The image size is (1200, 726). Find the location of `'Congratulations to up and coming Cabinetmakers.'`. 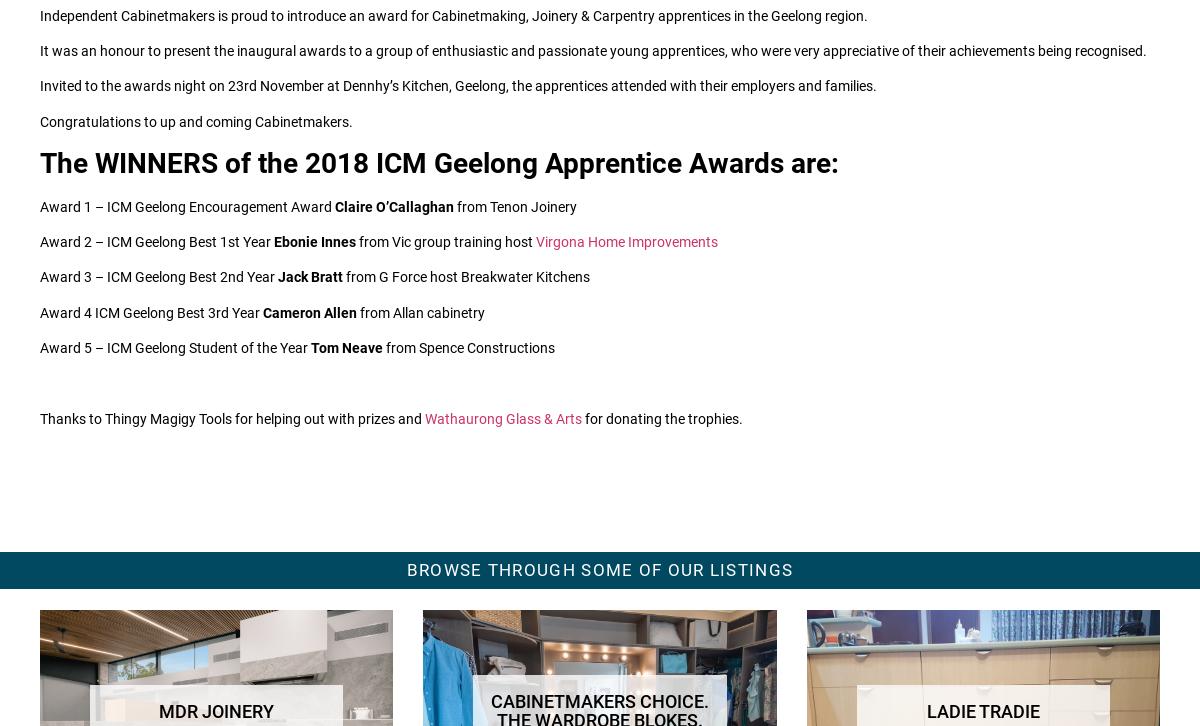

'Congratulations to up and coming Cabinetmakers.' is located at coordinates (195, 121).